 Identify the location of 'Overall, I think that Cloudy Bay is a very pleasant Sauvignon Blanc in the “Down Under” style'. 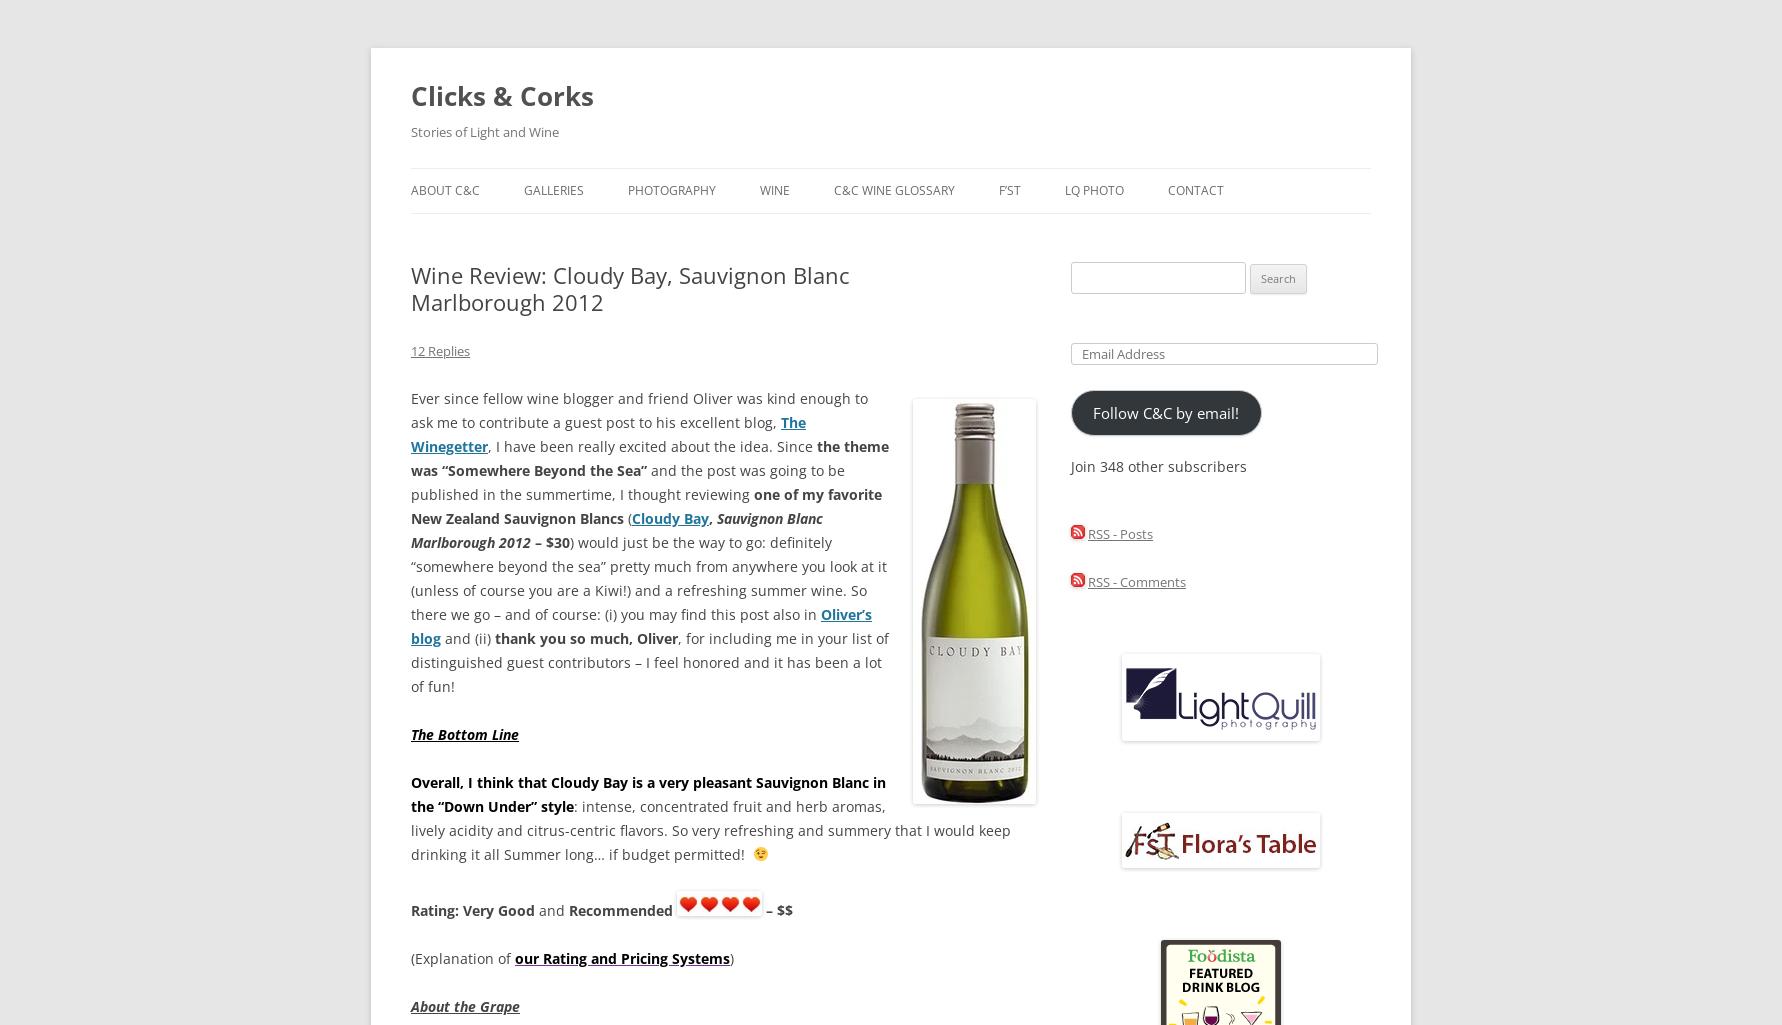
(647, 793).